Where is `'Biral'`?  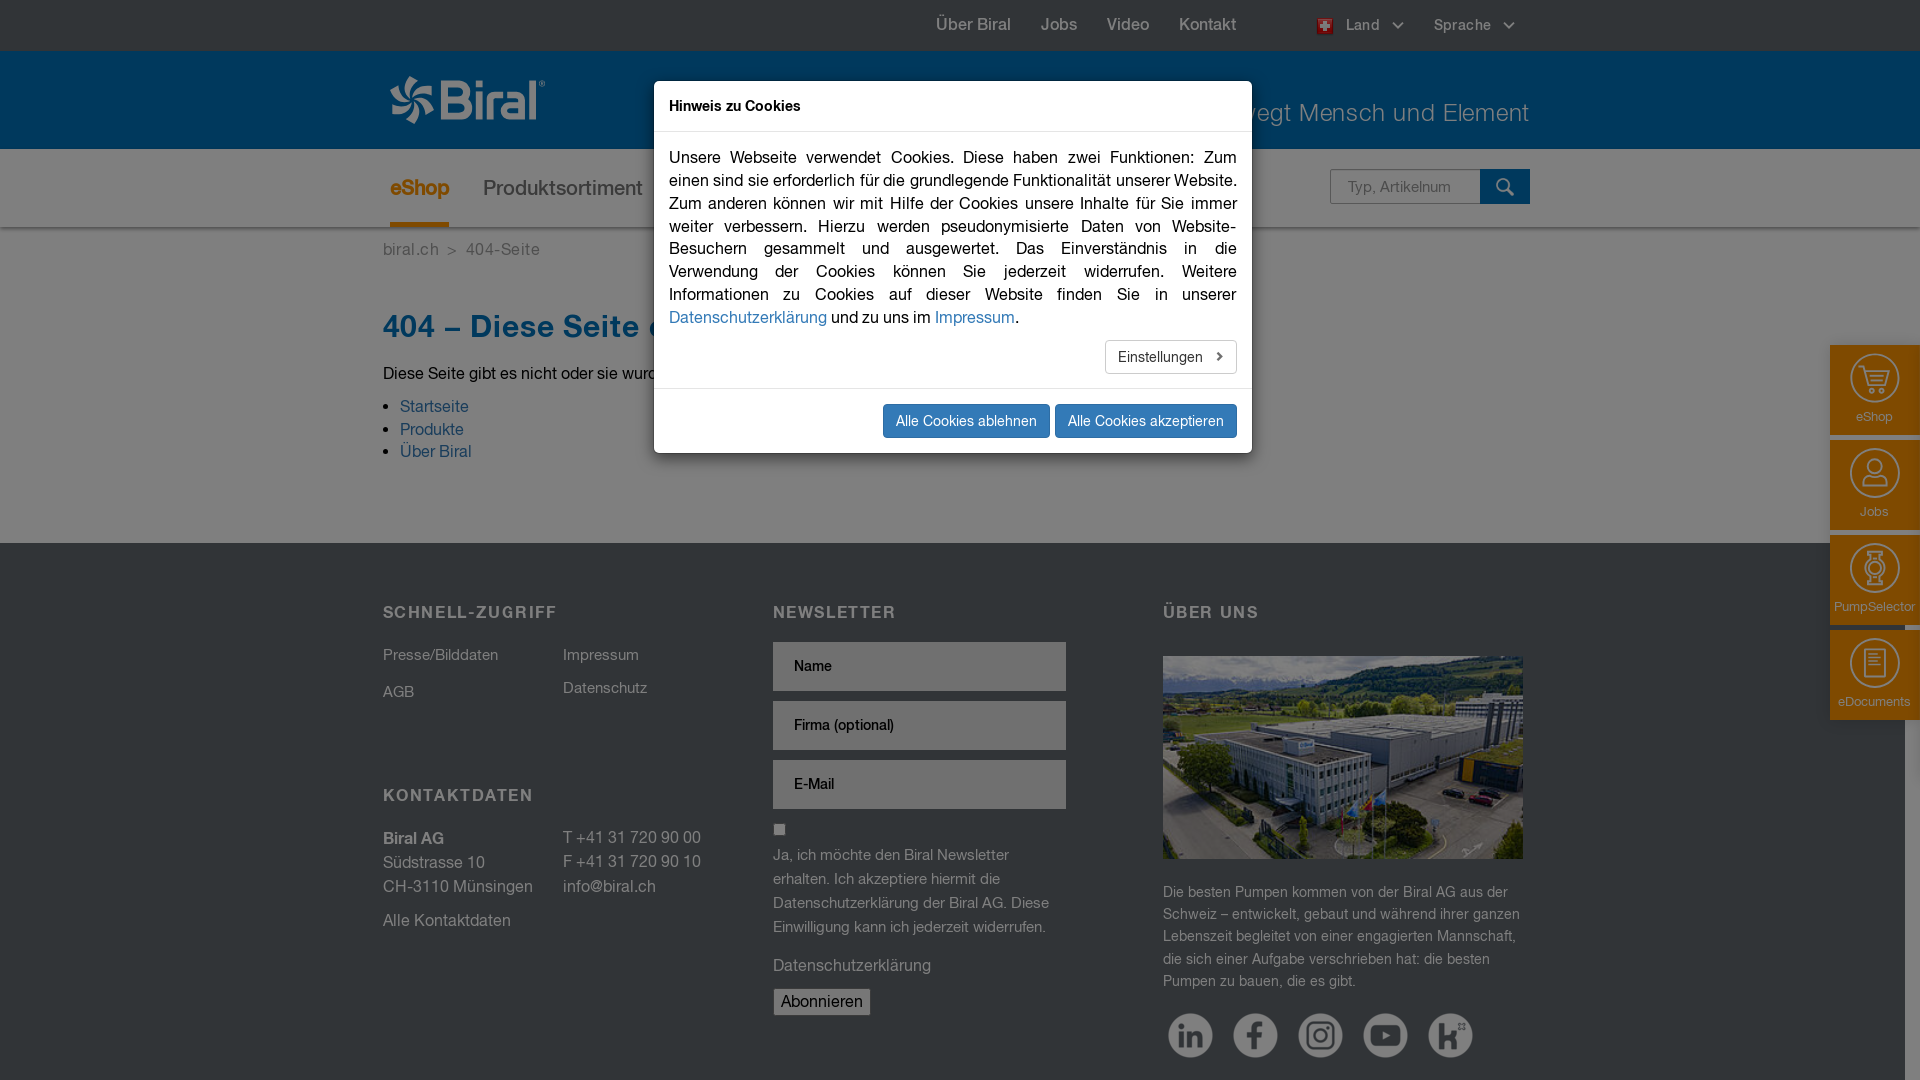 'Biral' is located at coordinates (474, 100).